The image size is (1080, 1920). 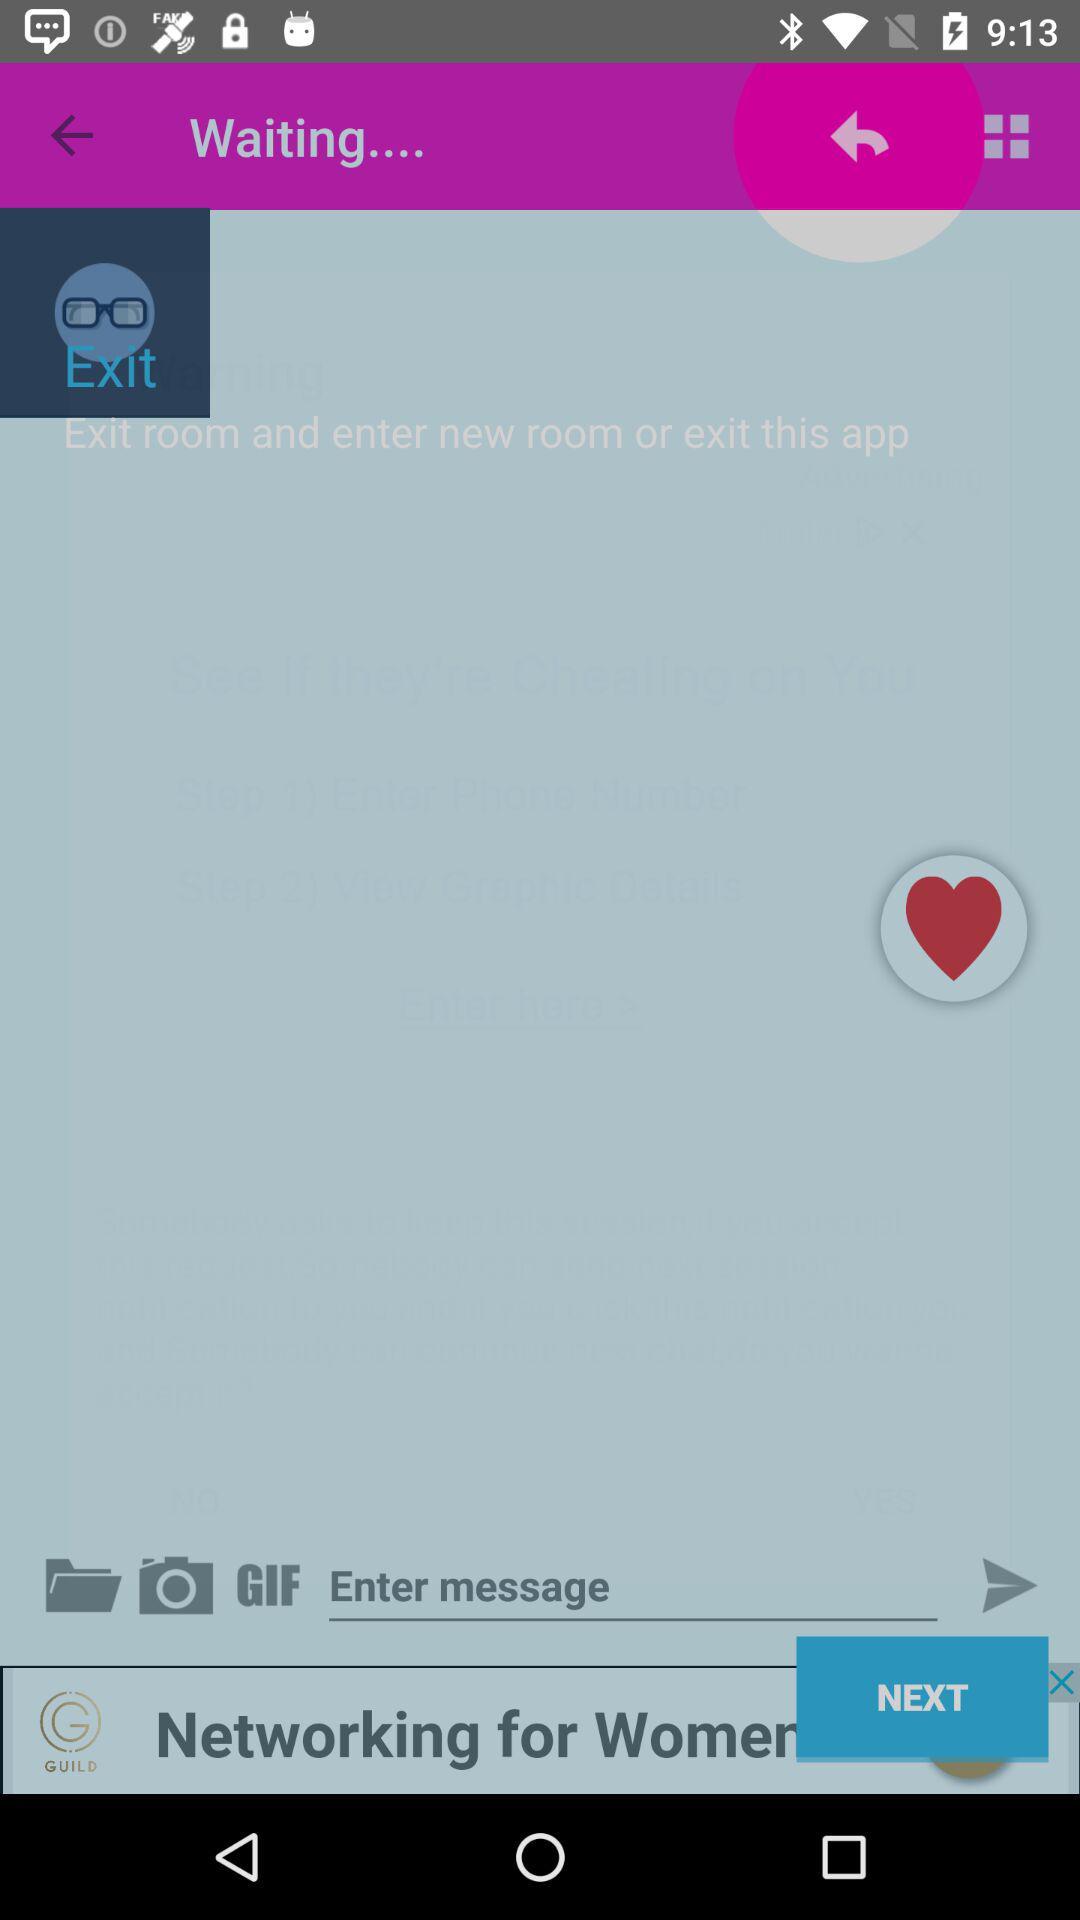 What do you see at coordinates (180, 1584) in the screenshot?
I see `go back` at bounding box center [180, 1584].